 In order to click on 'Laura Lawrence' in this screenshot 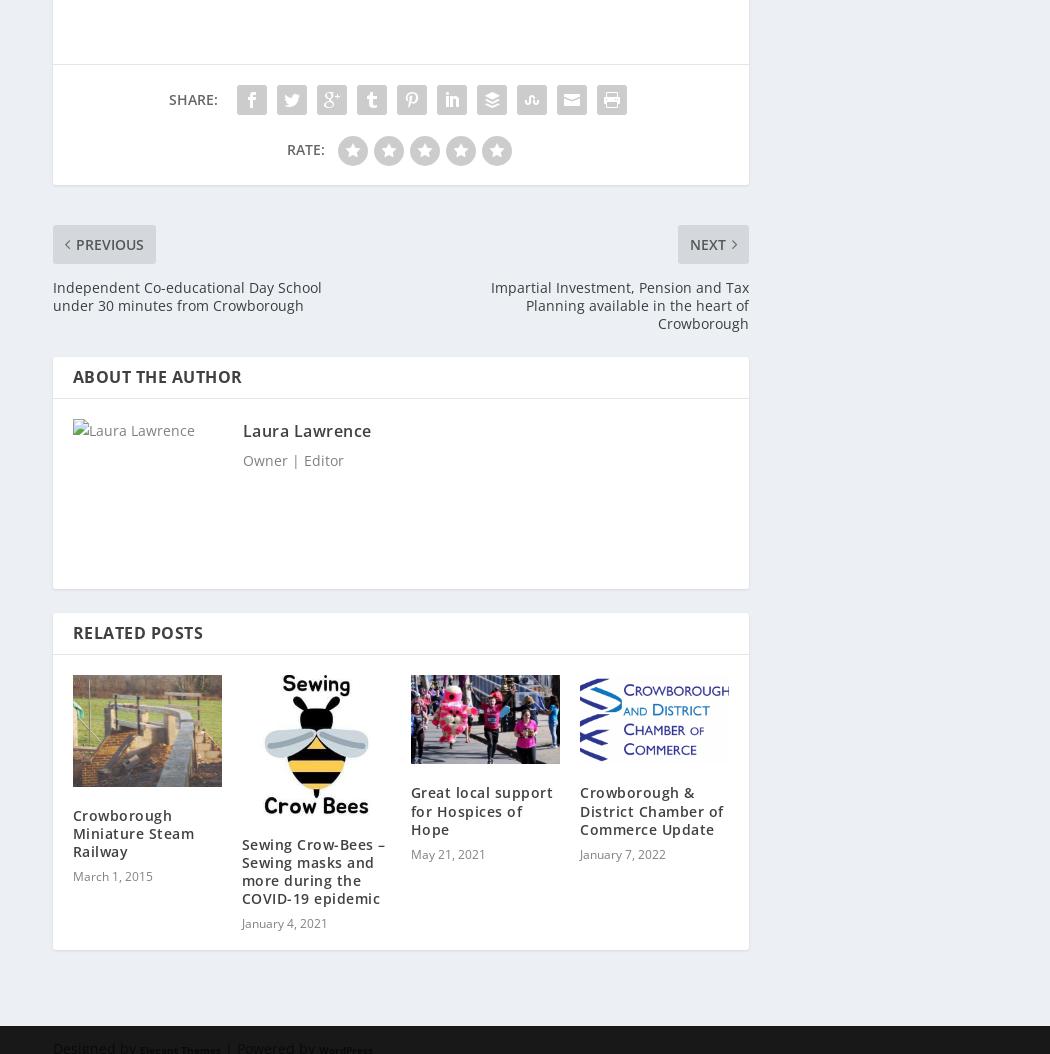, I will do `click(306, 419)`.